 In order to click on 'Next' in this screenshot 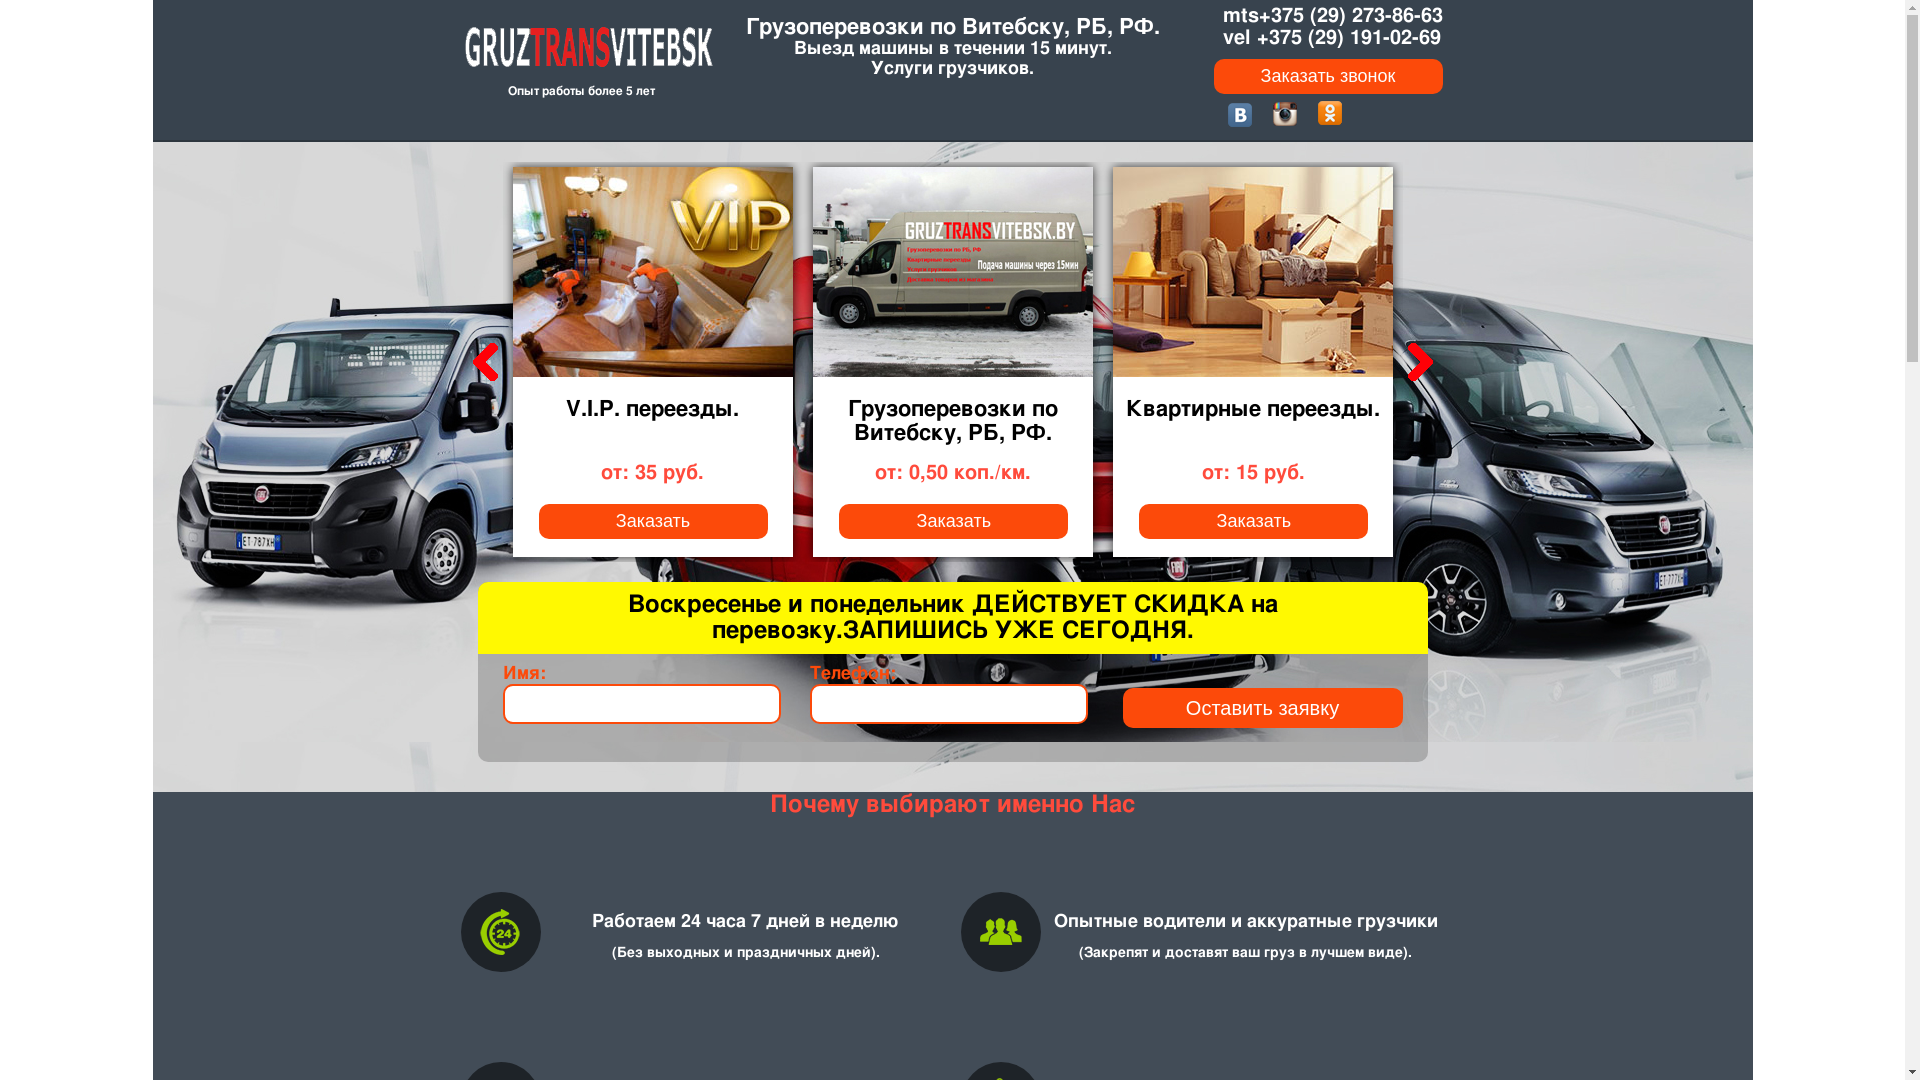, I will do `click(1415, 362)`.